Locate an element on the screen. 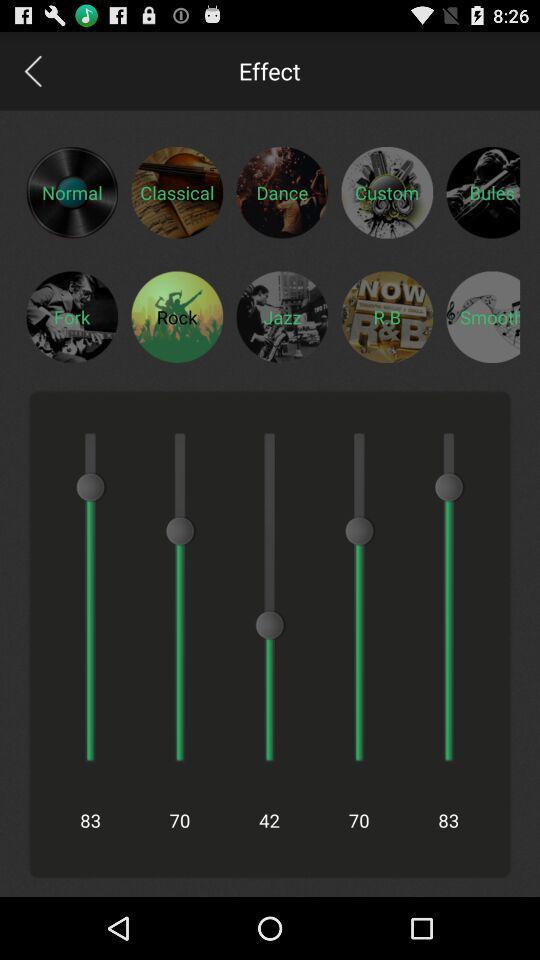 Image resolution: width=540 pixels, height=960 pixels. the item to the left of the effect app is located at coordinates (31, 70).